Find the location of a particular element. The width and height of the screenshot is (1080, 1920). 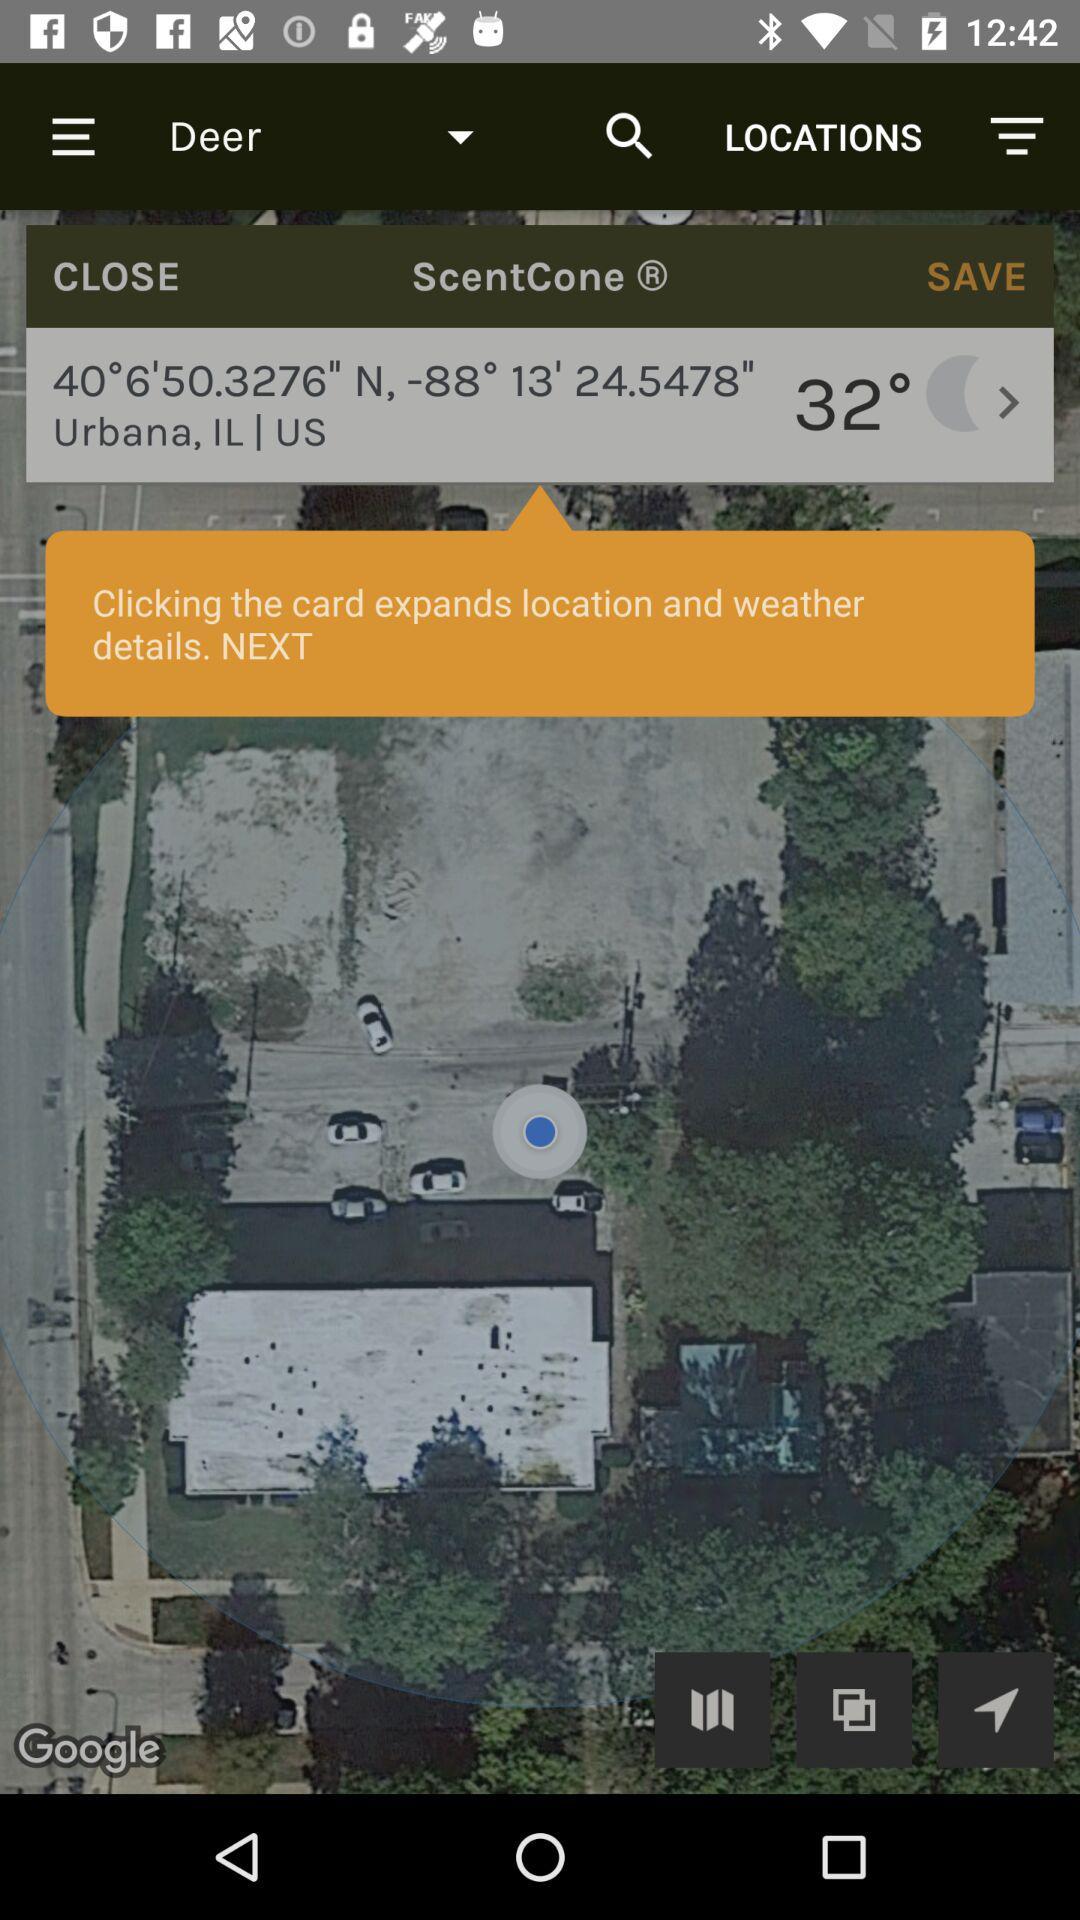

gps map with temperature is located at coordinates (540, 1002).